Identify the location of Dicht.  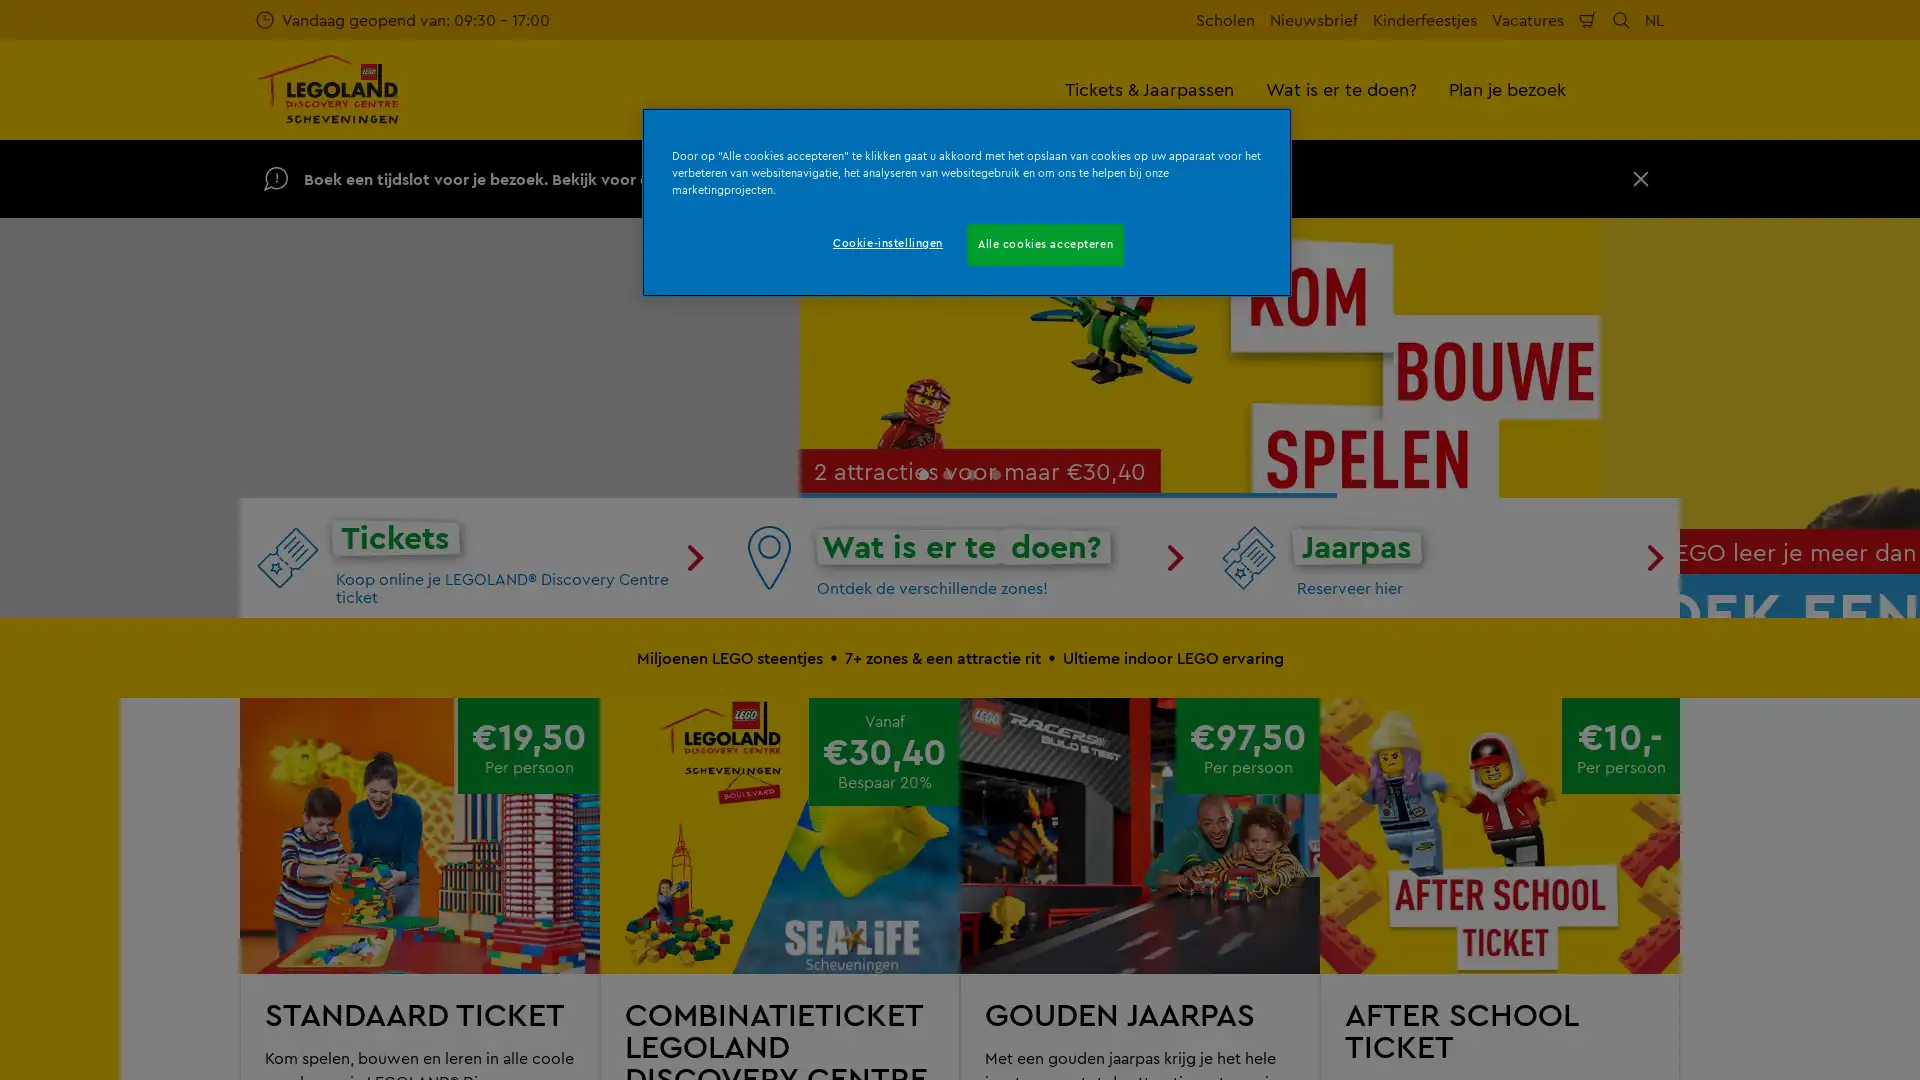
(1641, 177).